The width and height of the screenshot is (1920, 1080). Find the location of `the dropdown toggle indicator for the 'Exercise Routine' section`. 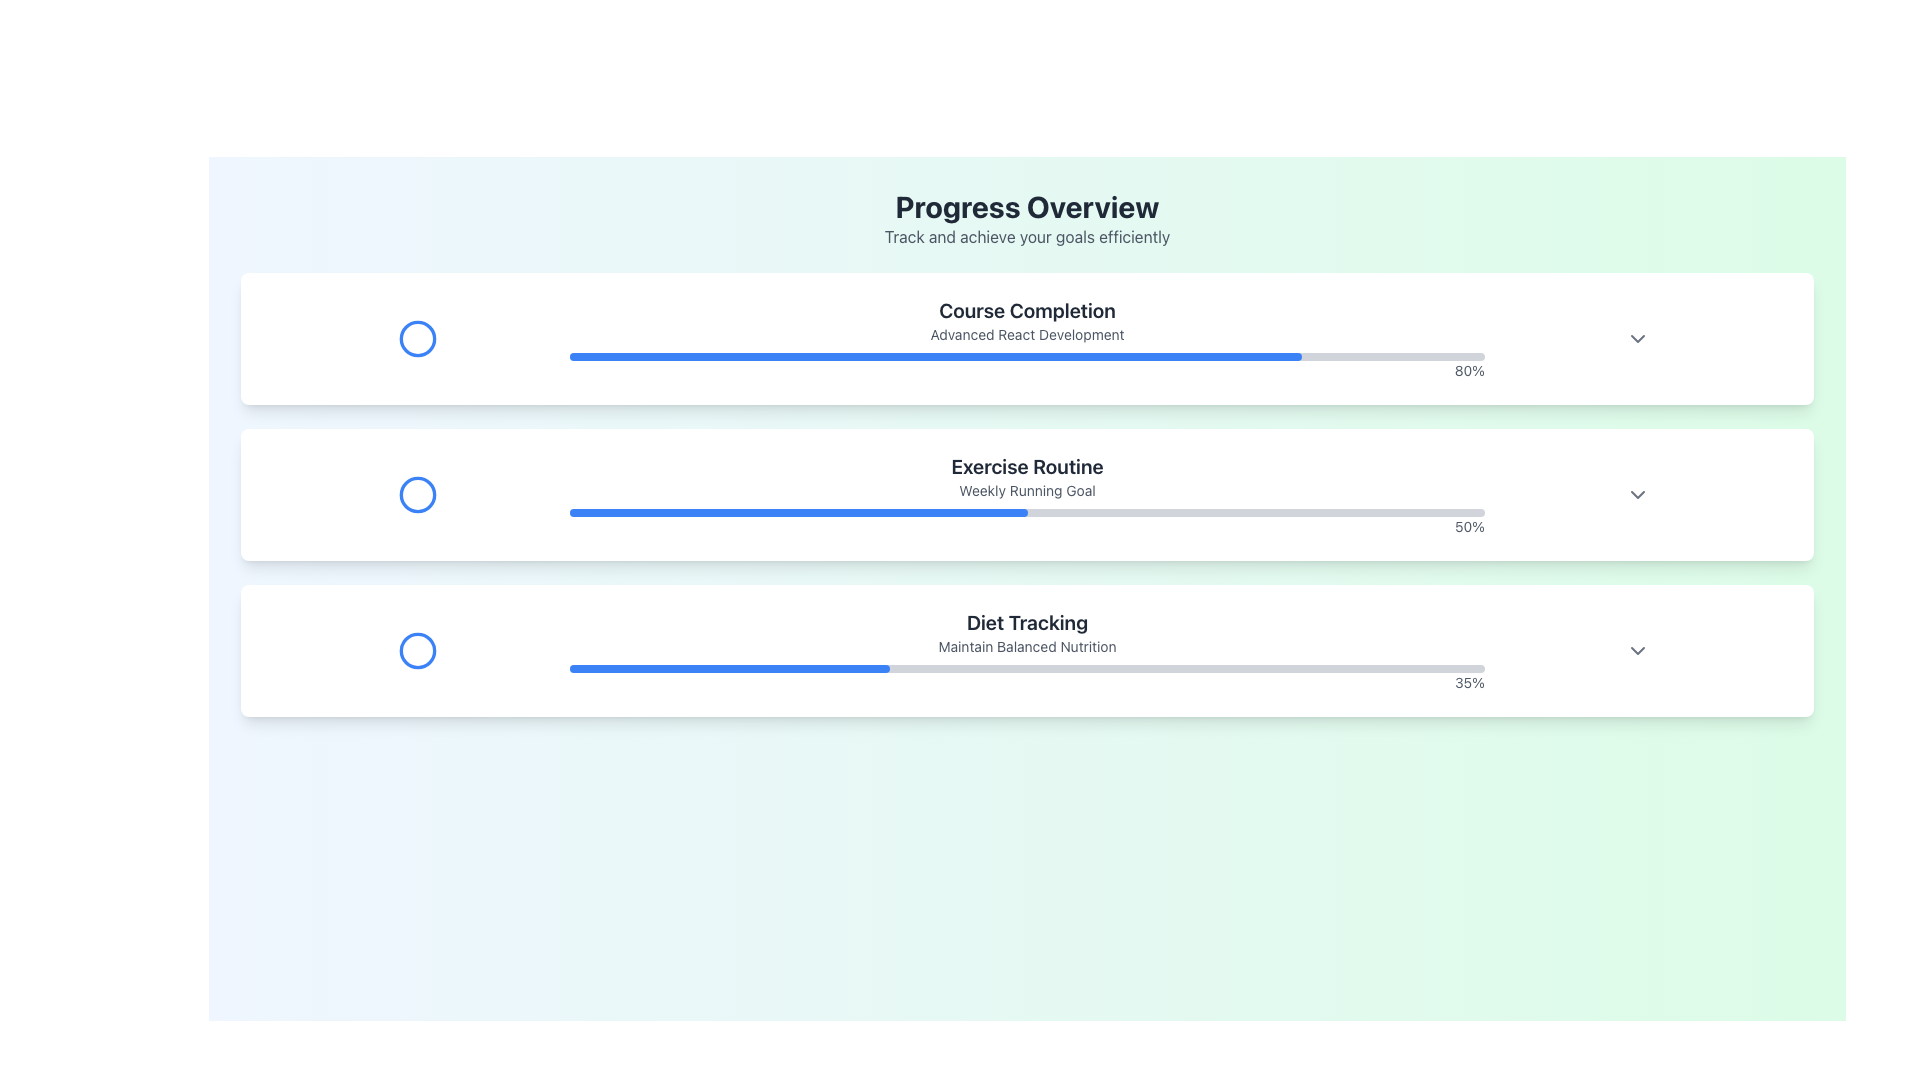

the dropdown toggle indicator for the 'Exercise Routine' section is located at coordinates (1637, 494).